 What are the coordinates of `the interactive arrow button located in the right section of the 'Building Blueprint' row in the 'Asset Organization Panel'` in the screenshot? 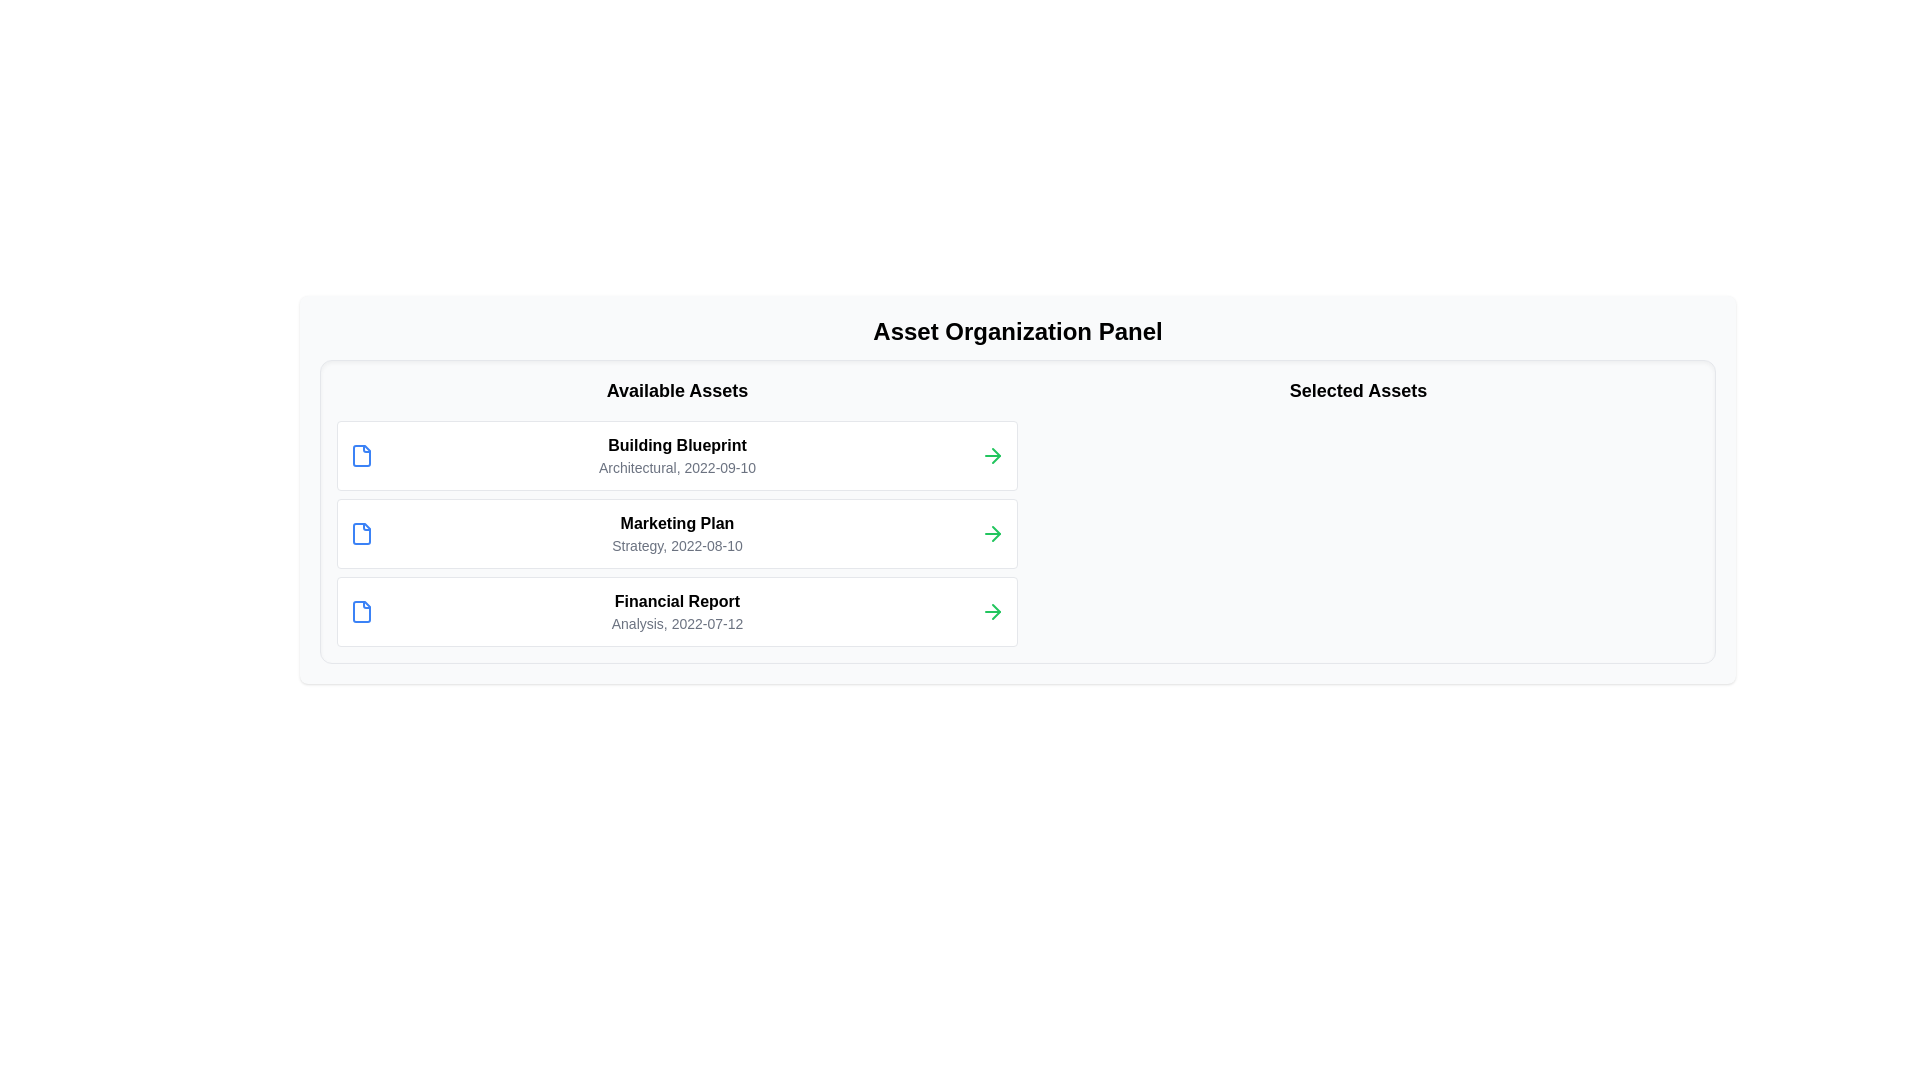 It's located at (993, 455).